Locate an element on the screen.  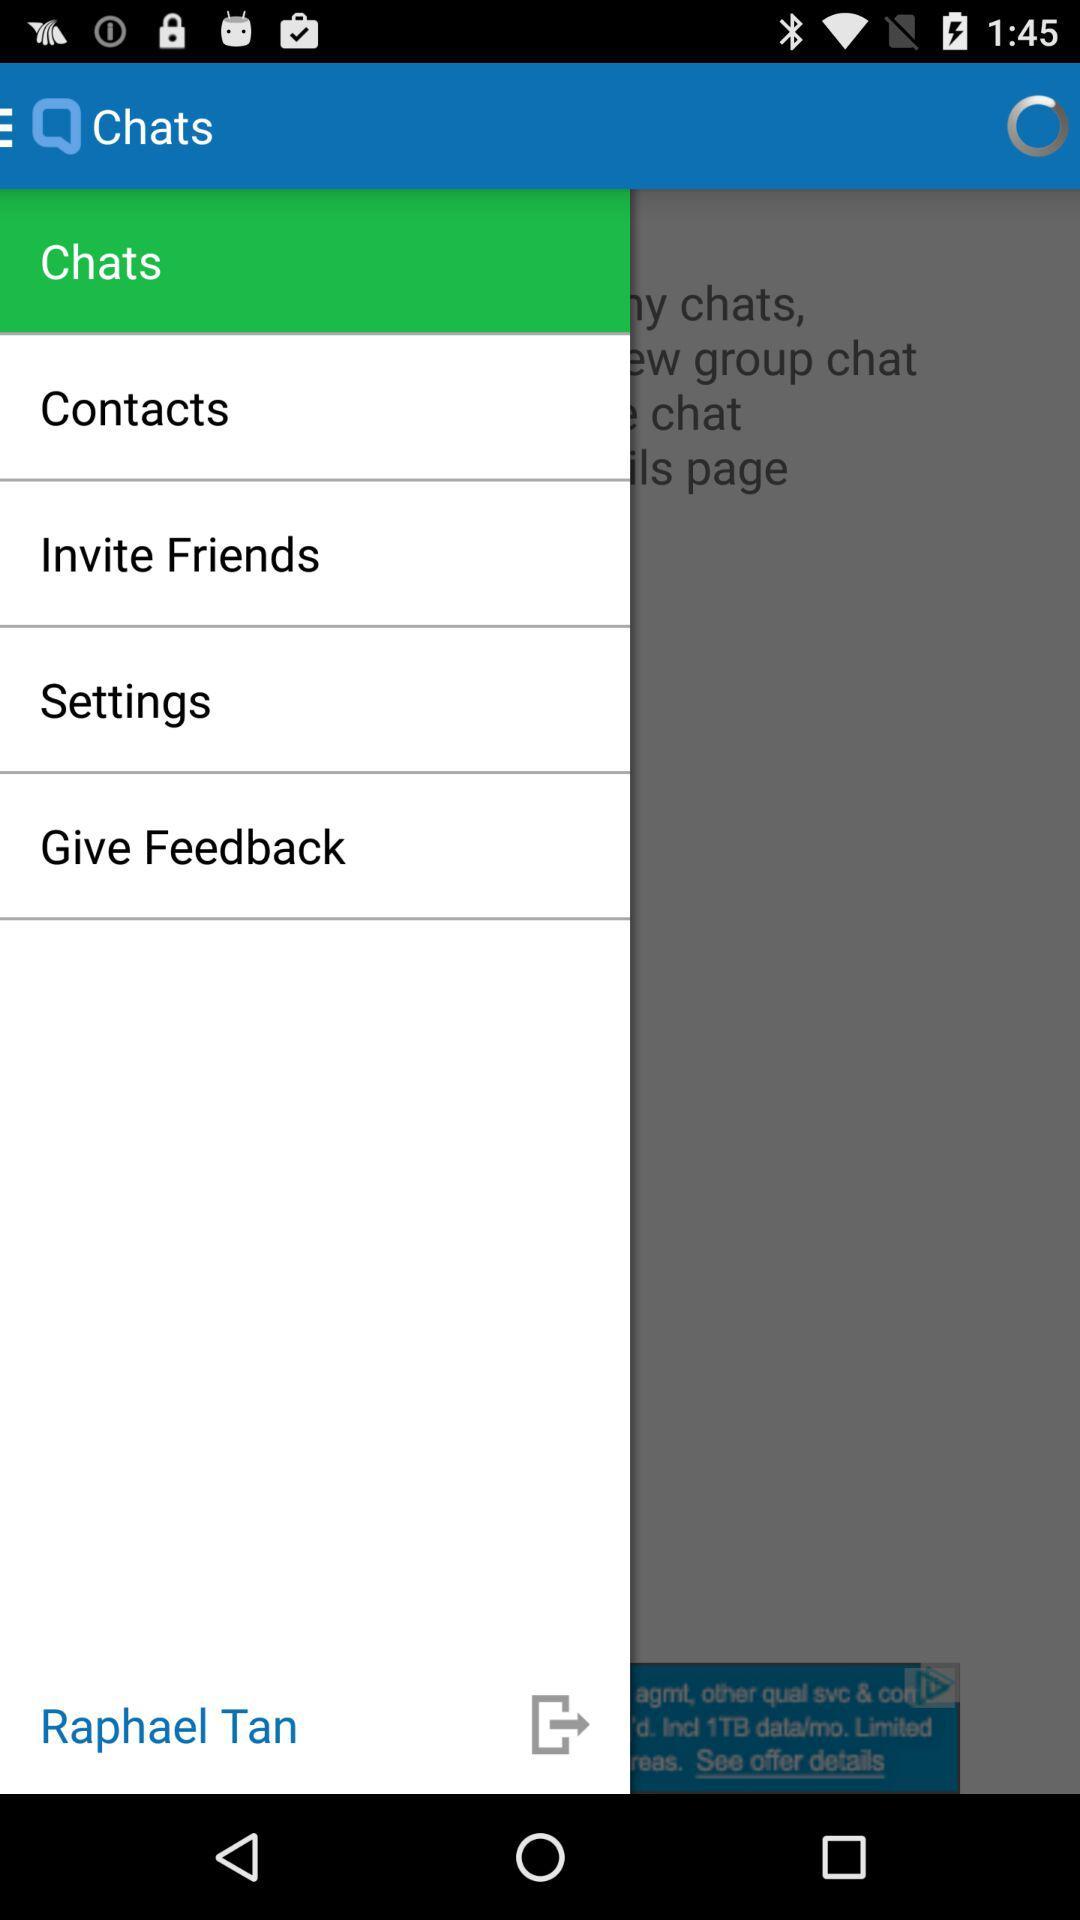
the icon above the invite friends item is located at coordinates (134, 405).